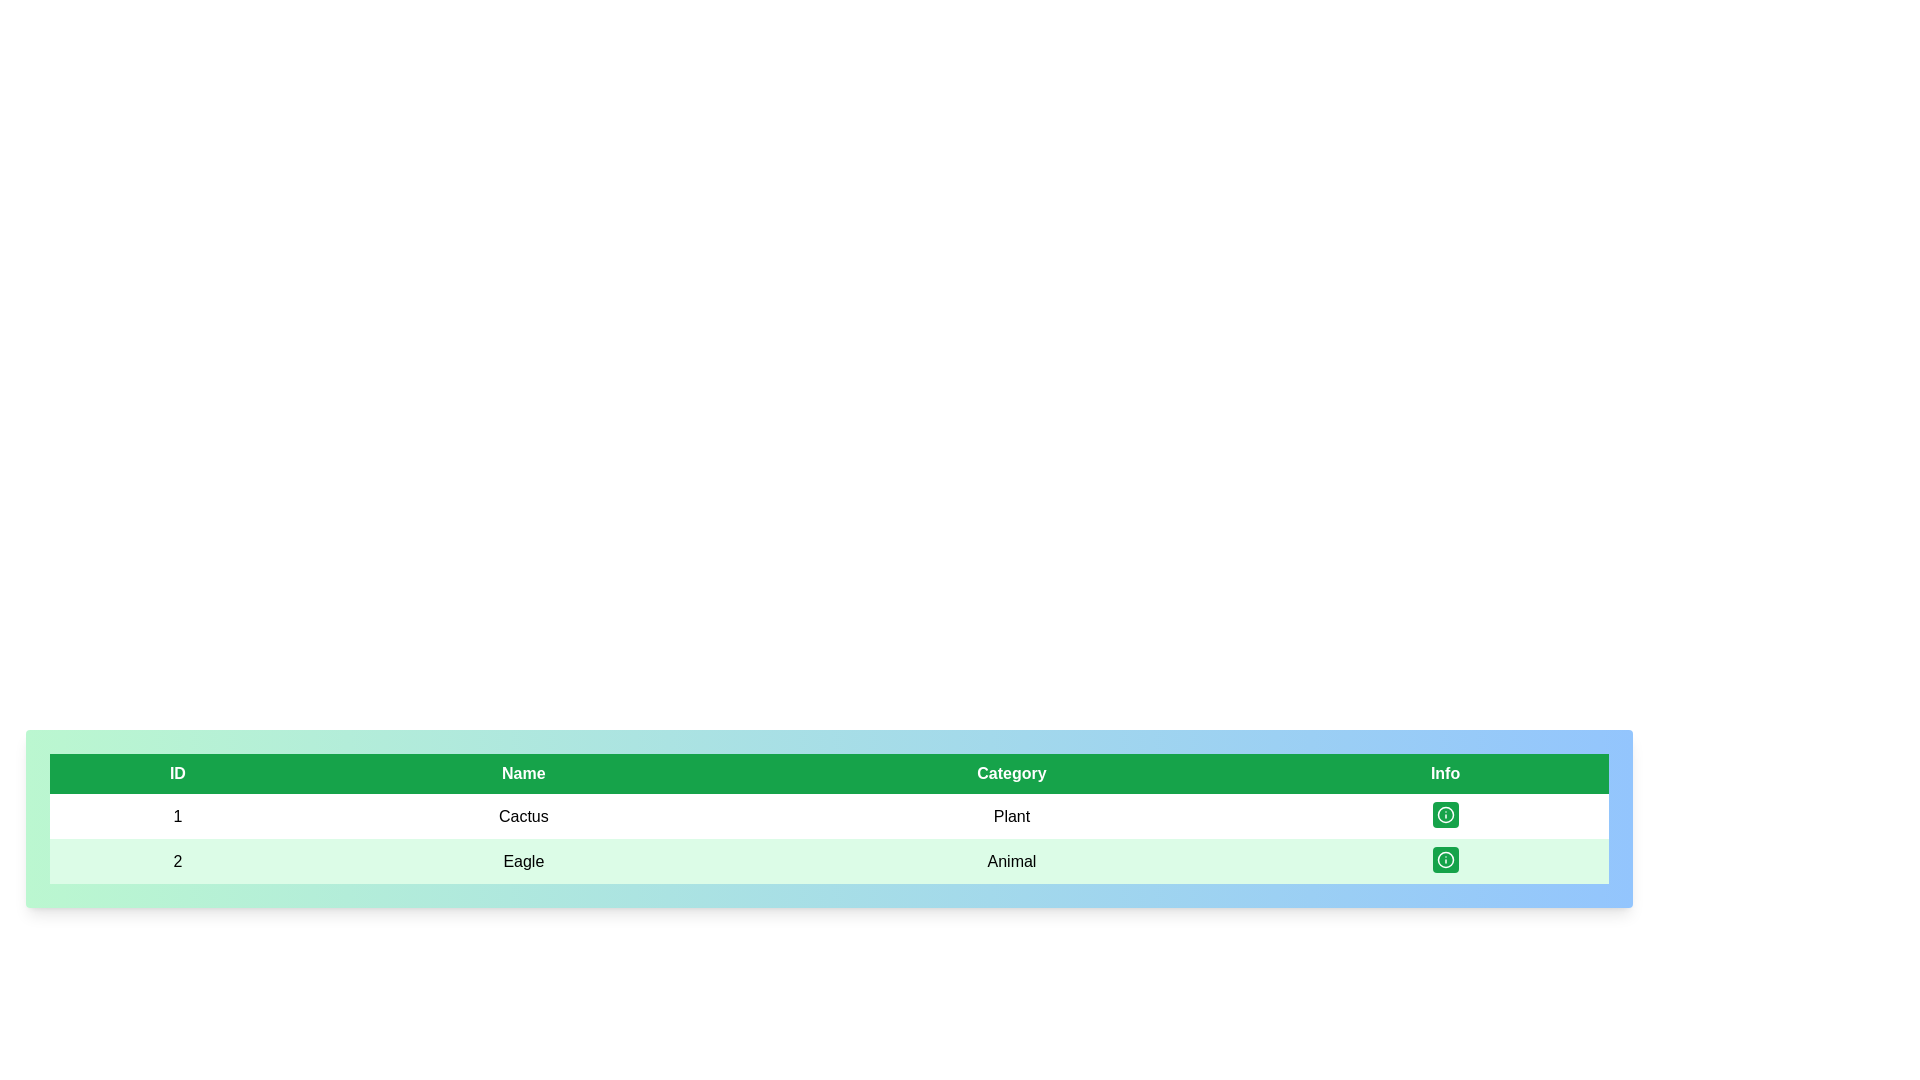 This screenshot has height=1080, width=1920. Describe the element at coordinates (829, 860) in the screenshot. I see `the second row in the table that contains data about an entity or category, located below the row with '1', 'Cactus', and 'Plant'` at that location.